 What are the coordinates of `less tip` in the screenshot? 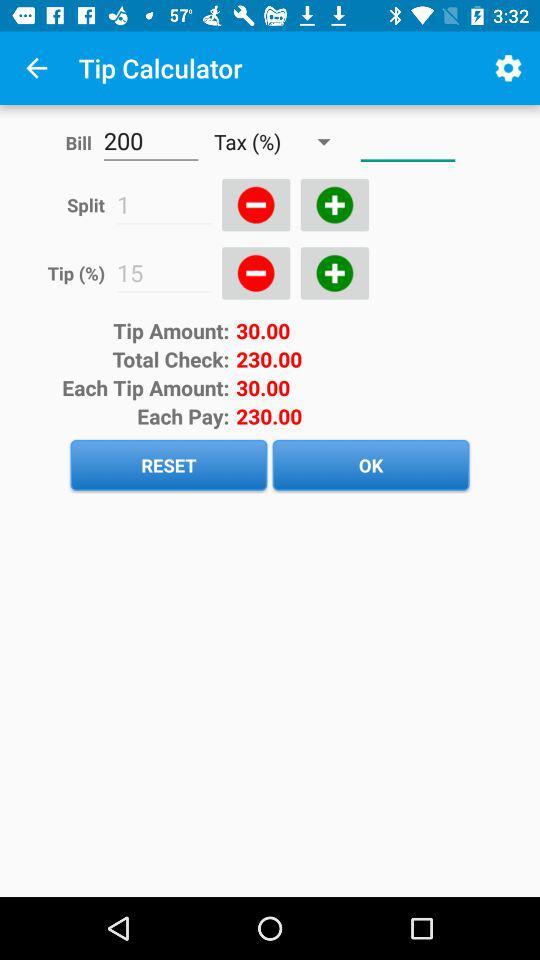 It's located at (256, 272).